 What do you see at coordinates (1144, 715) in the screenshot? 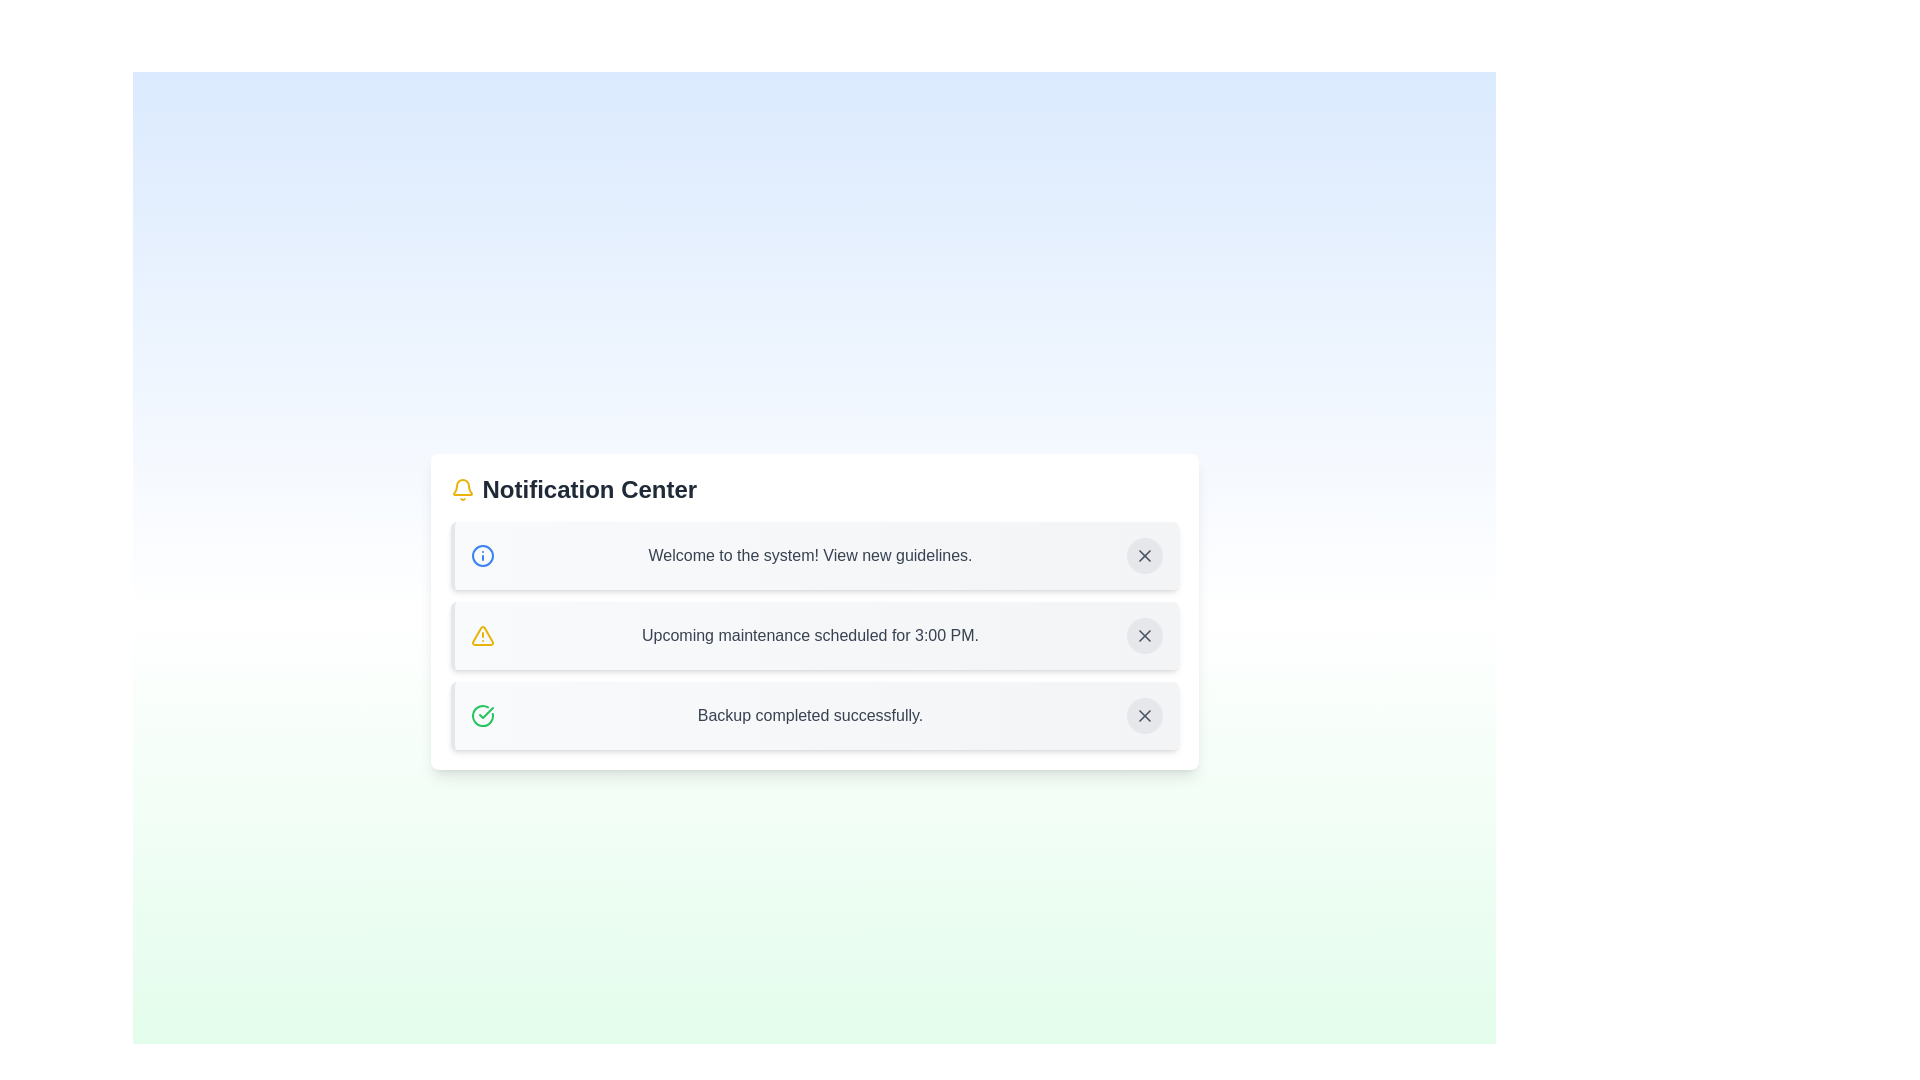
I see `the close button, which is a circular SVG icon located at the far-right of the notification card for the message 'Backup completed successfully.'` at bounding box center [1144, 715].